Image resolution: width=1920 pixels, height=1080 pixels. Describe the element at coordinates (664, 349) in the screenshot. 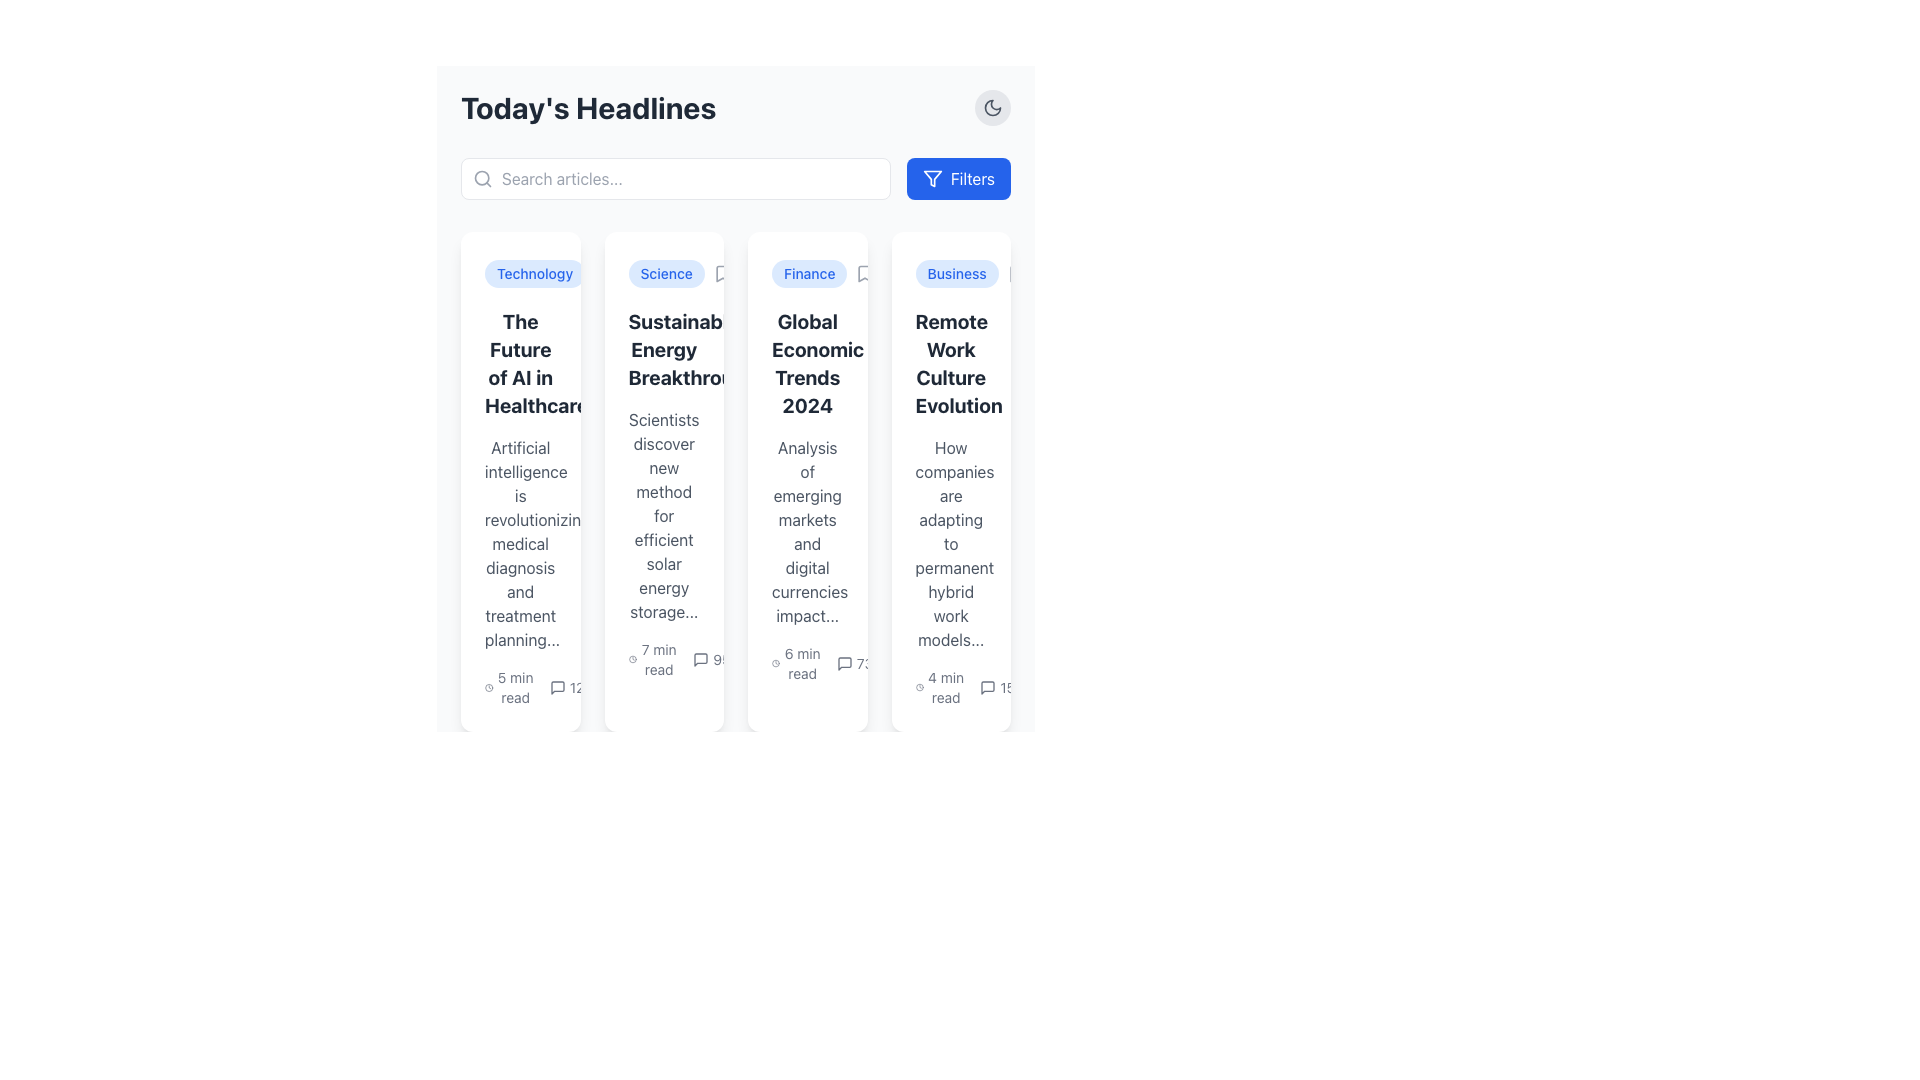

I see `title text block located in the second column, positioned below the 'Science' badge and above the article description, serving as the main topic summary` at that location.